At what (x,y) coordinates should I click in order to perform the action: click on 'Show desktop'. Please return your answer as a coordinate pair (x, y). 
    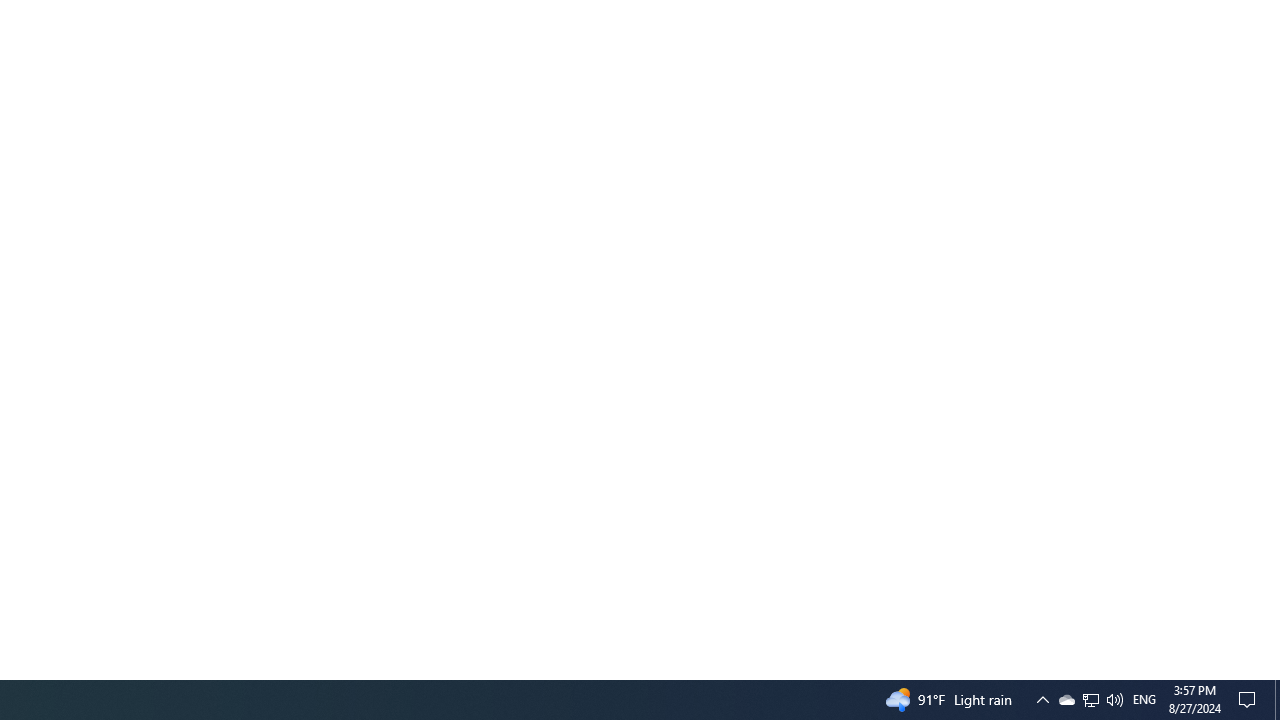
    Looking at the image, I should click on (1276, 698).